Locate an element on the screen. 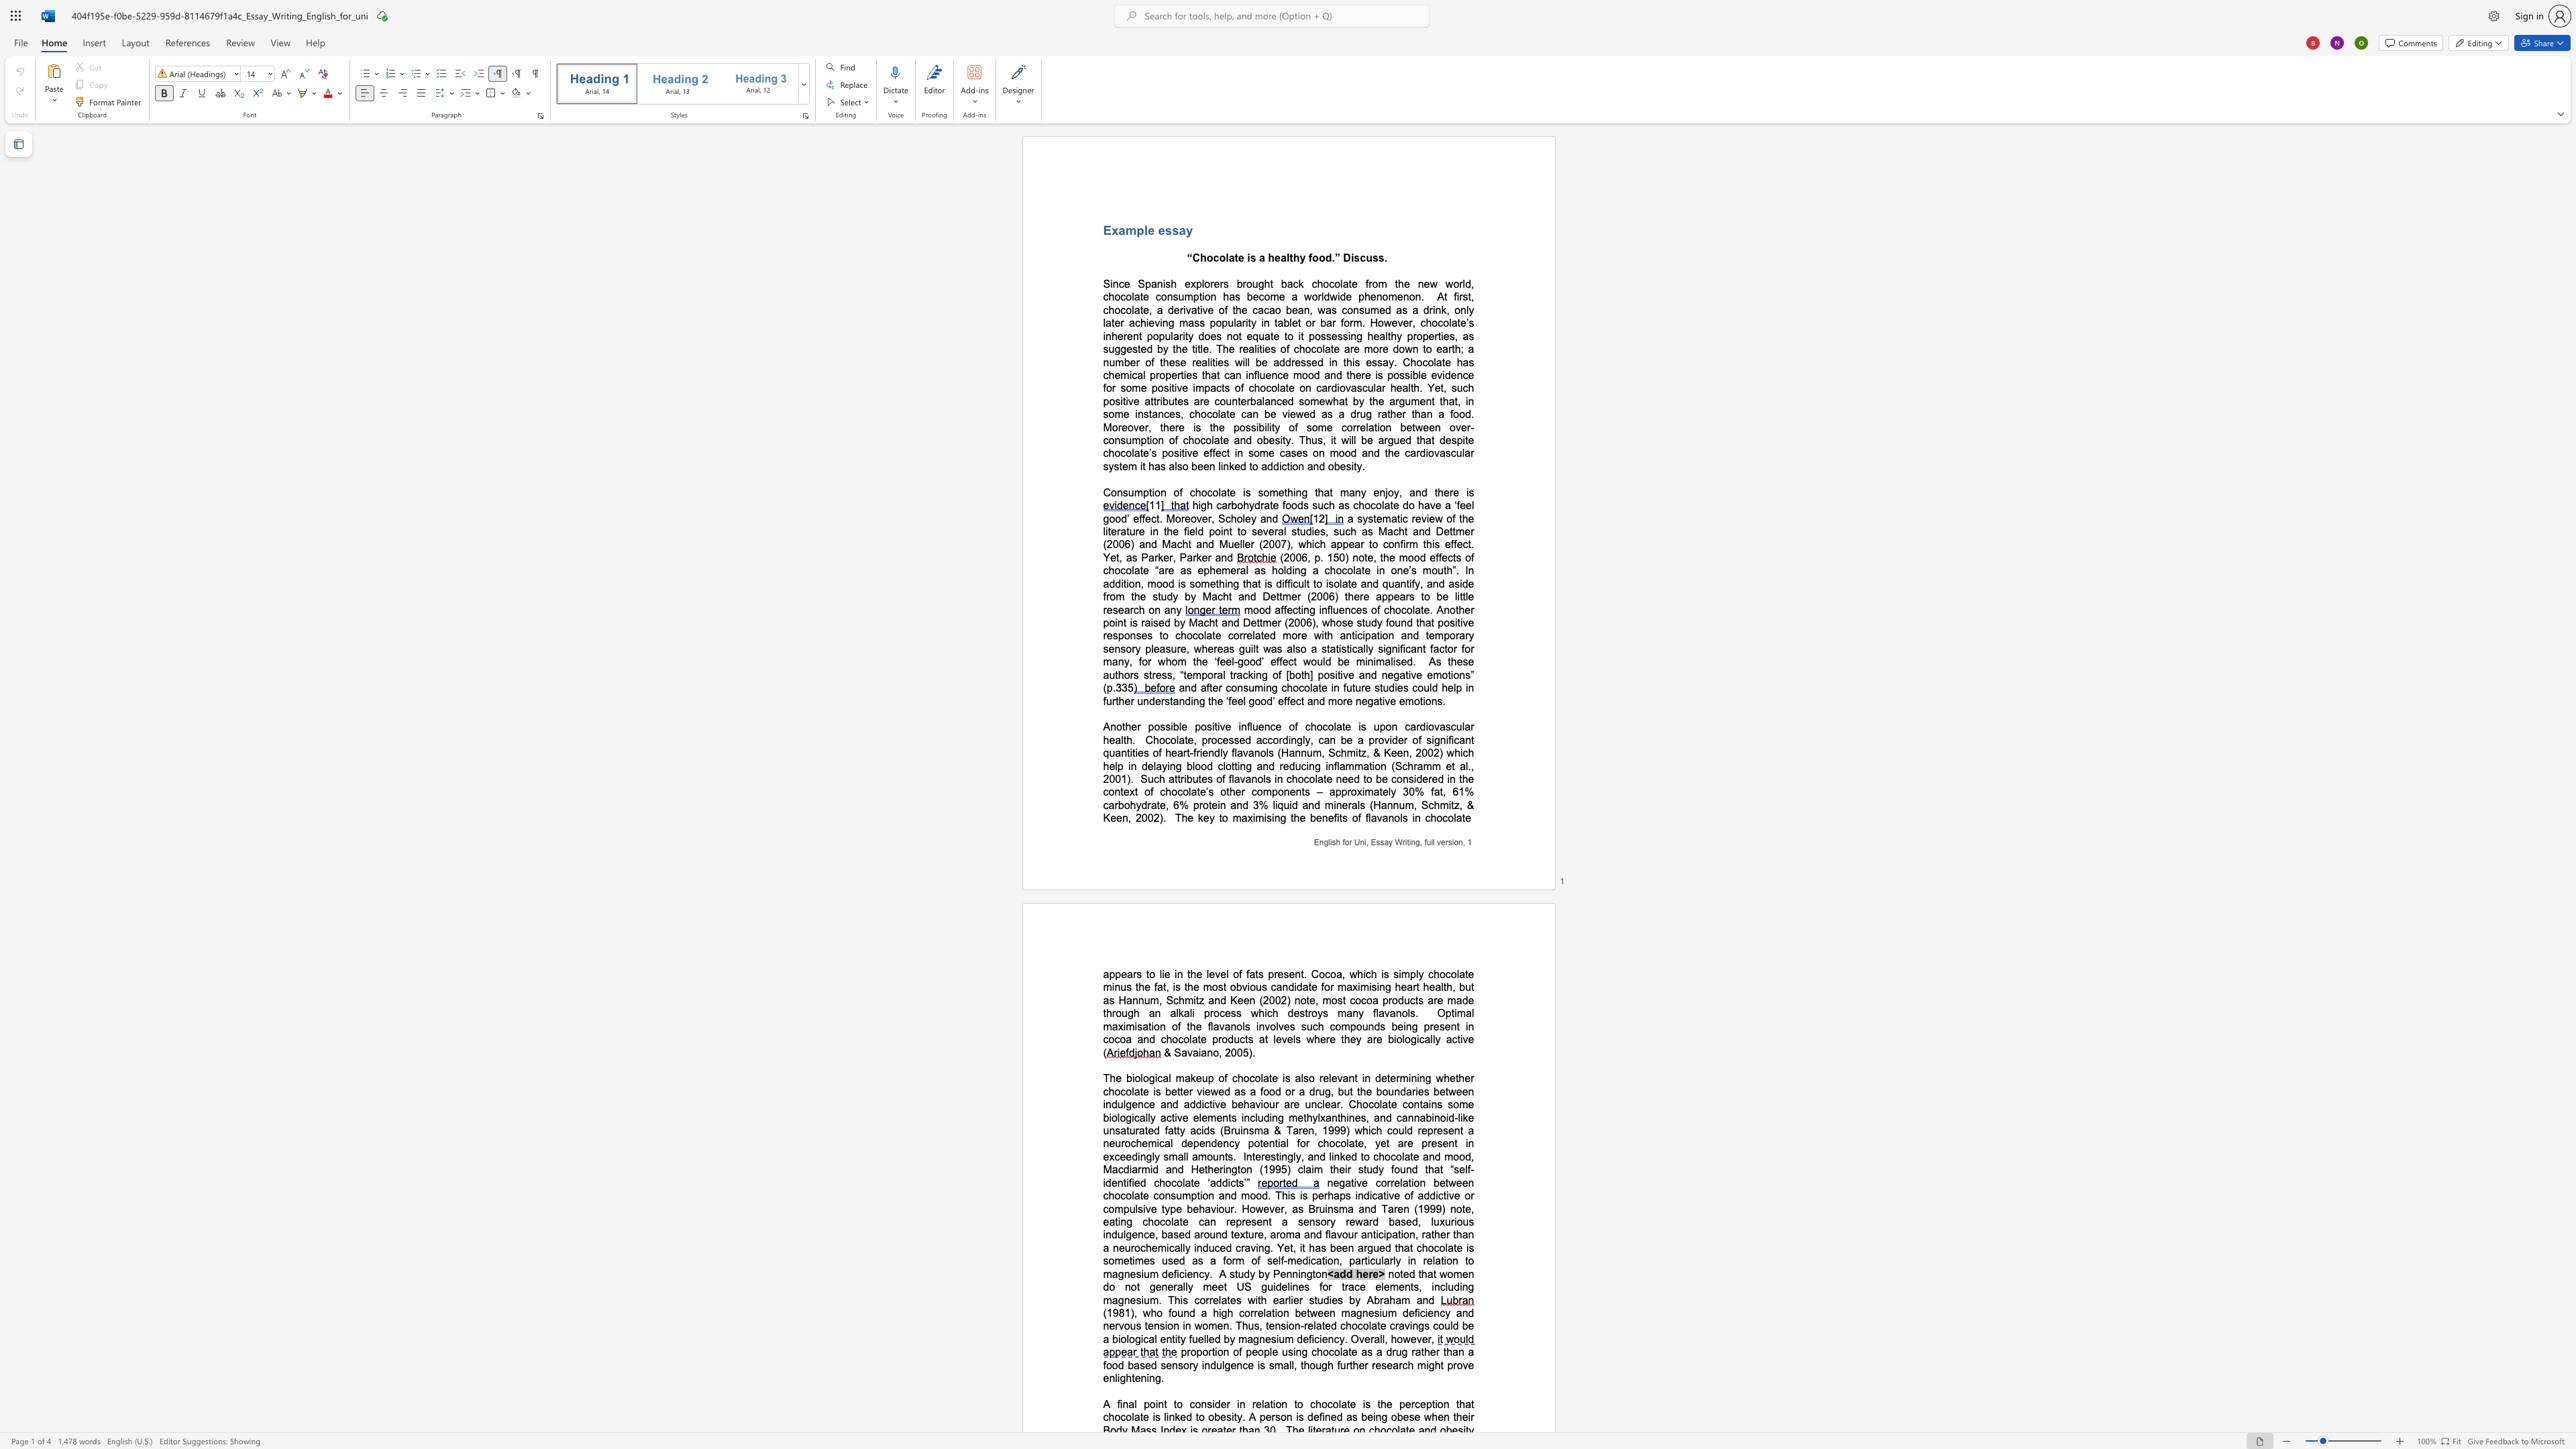 The height and width of the screenshot is (1449, 2576). the subset text "ng present in cocoa and chocolate products at le" within the text "Optimal maximisation of the flavanols involves such compounds being present in cocoa and chocolate products at levels where they are biologically" is located at coordinates (1405, 1026).